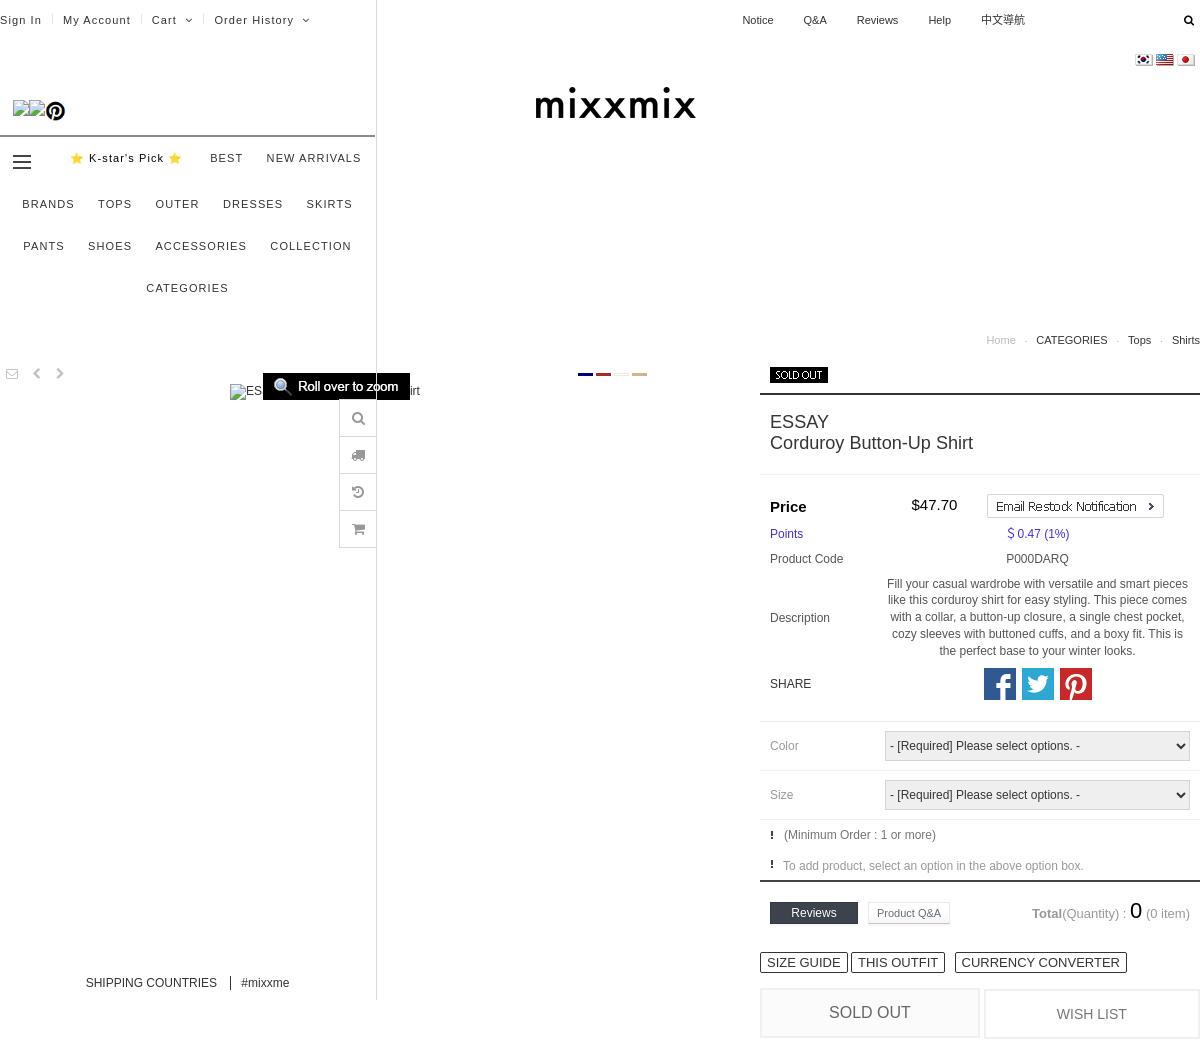 This screenshot has width=1200, height=1046. What do you see at coordinates (933, 864) in the screenshot?
I see `'To add product, select an option in the above option box.'` at bounding box center [933, 864].